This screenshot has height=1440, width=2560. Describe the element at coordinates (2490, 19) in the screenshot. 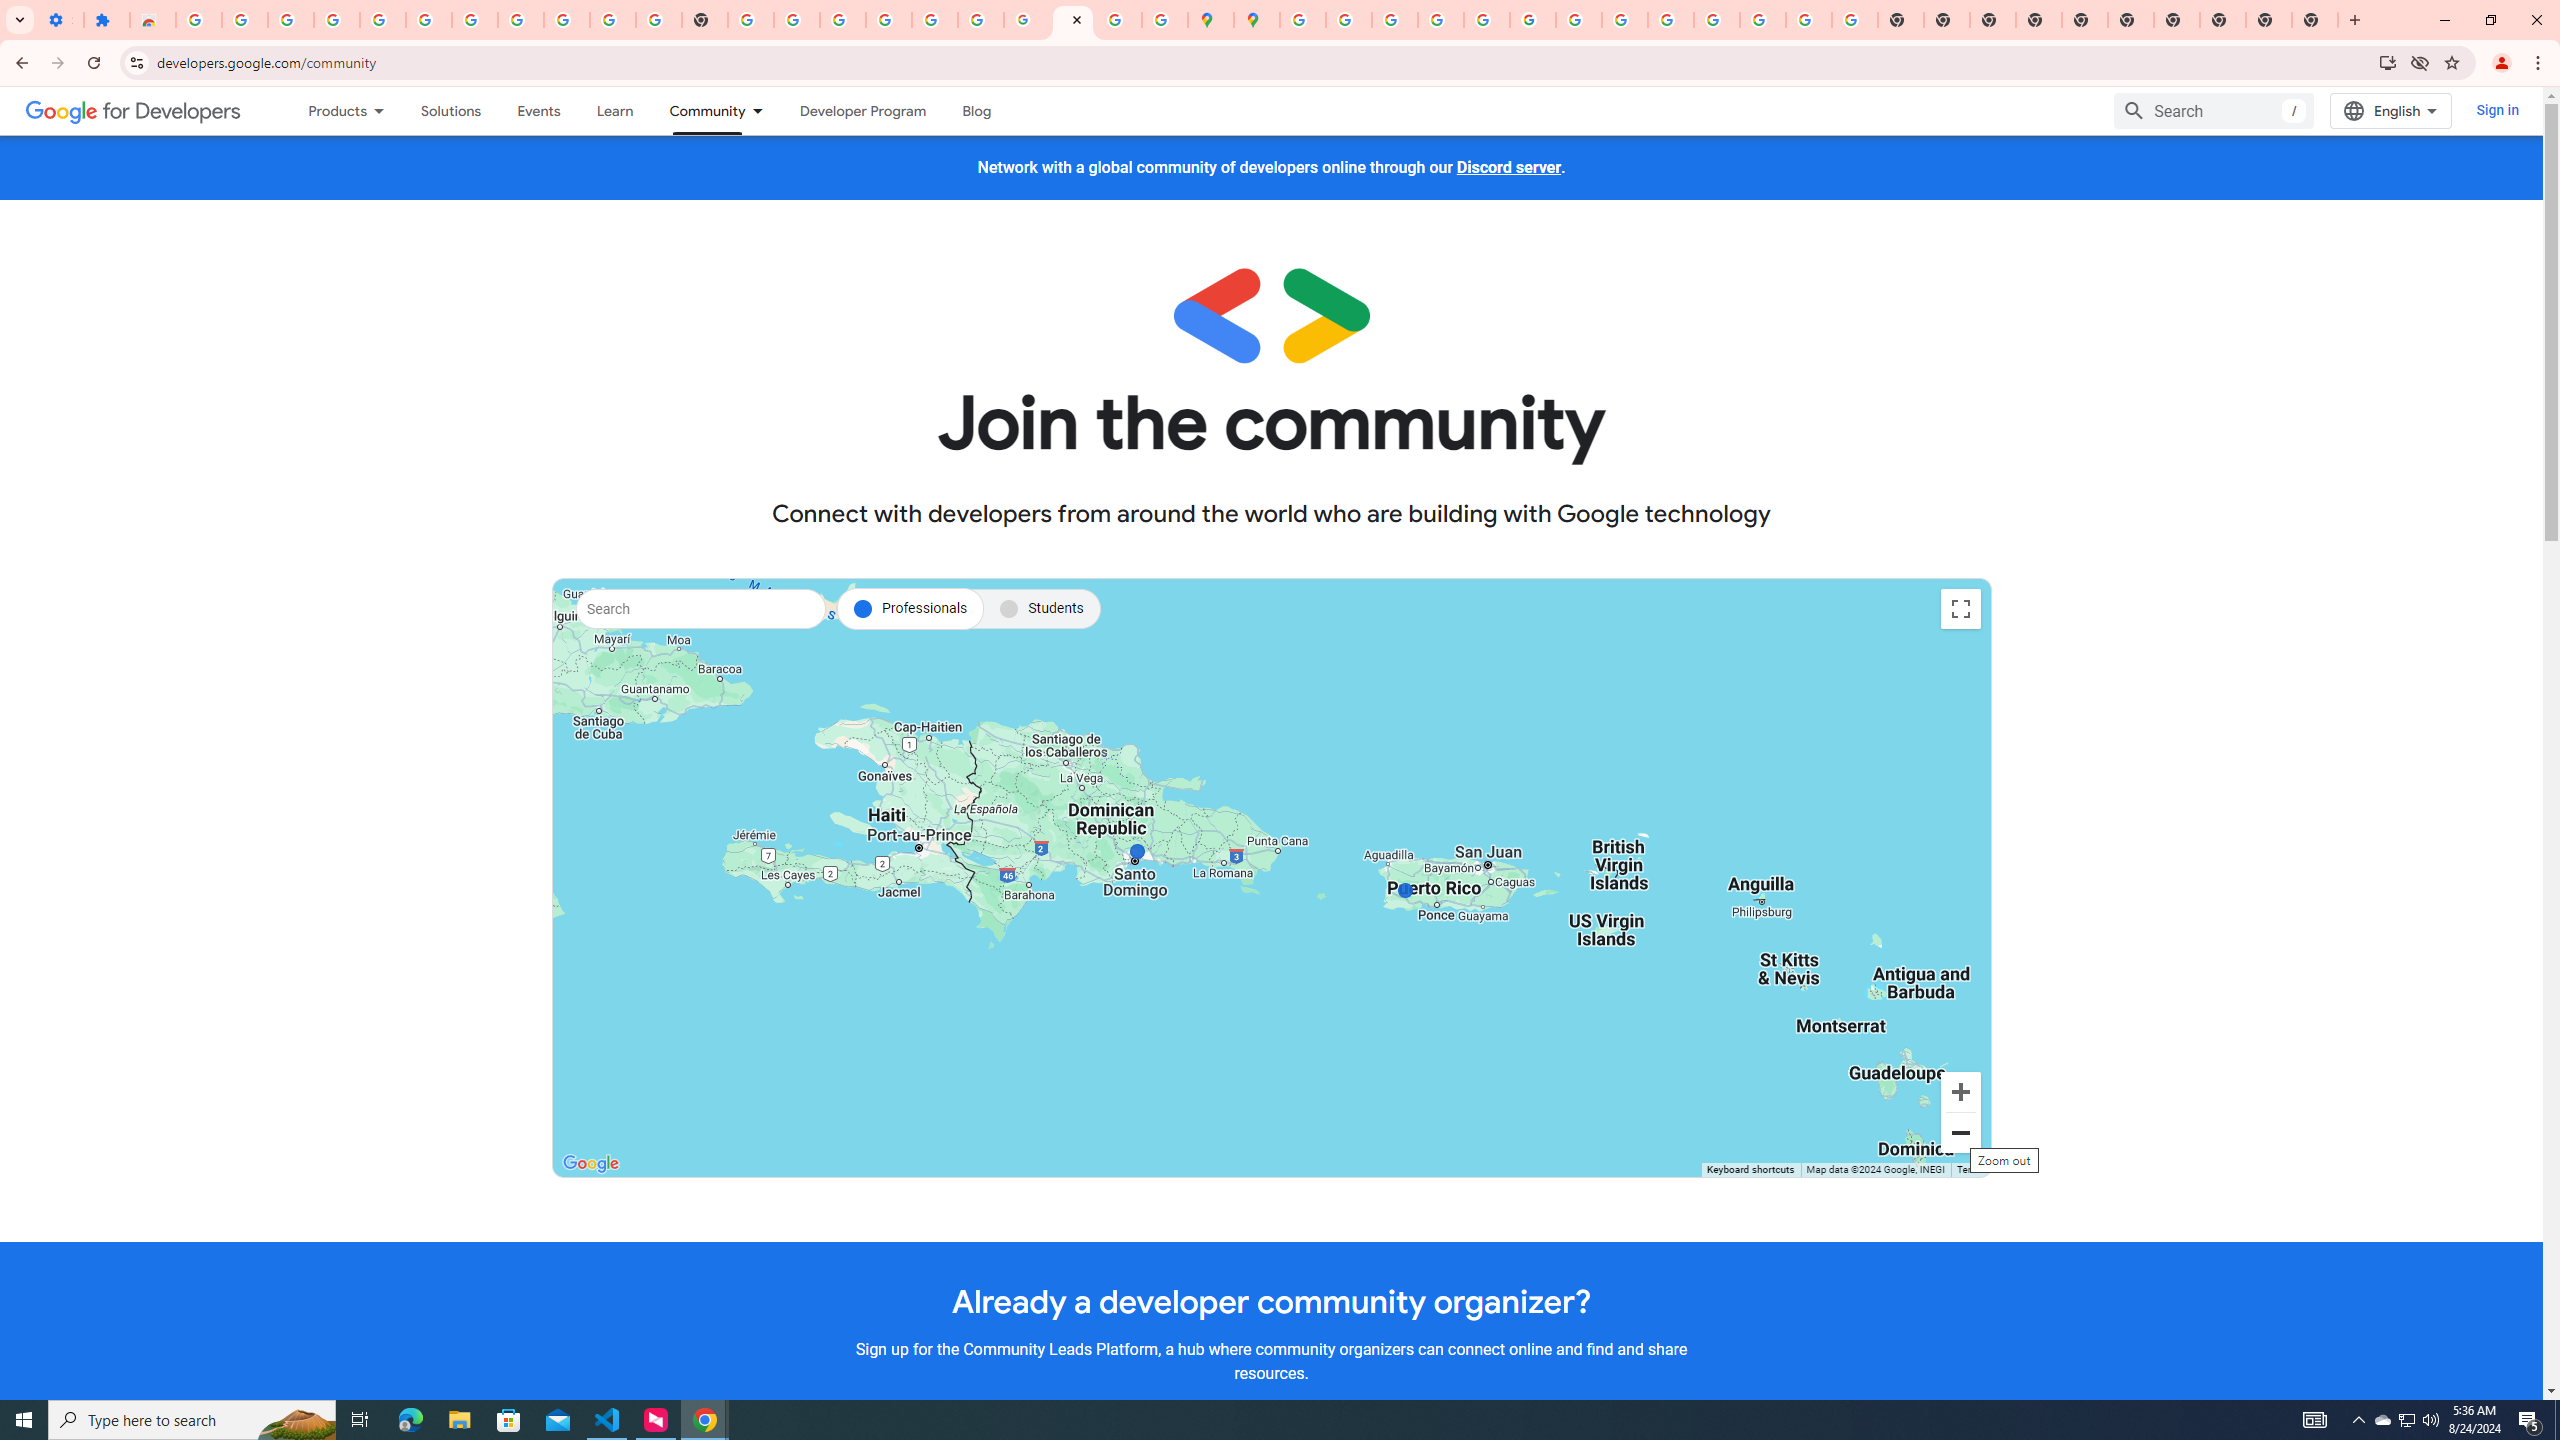

I see `'Restore'` at that location.